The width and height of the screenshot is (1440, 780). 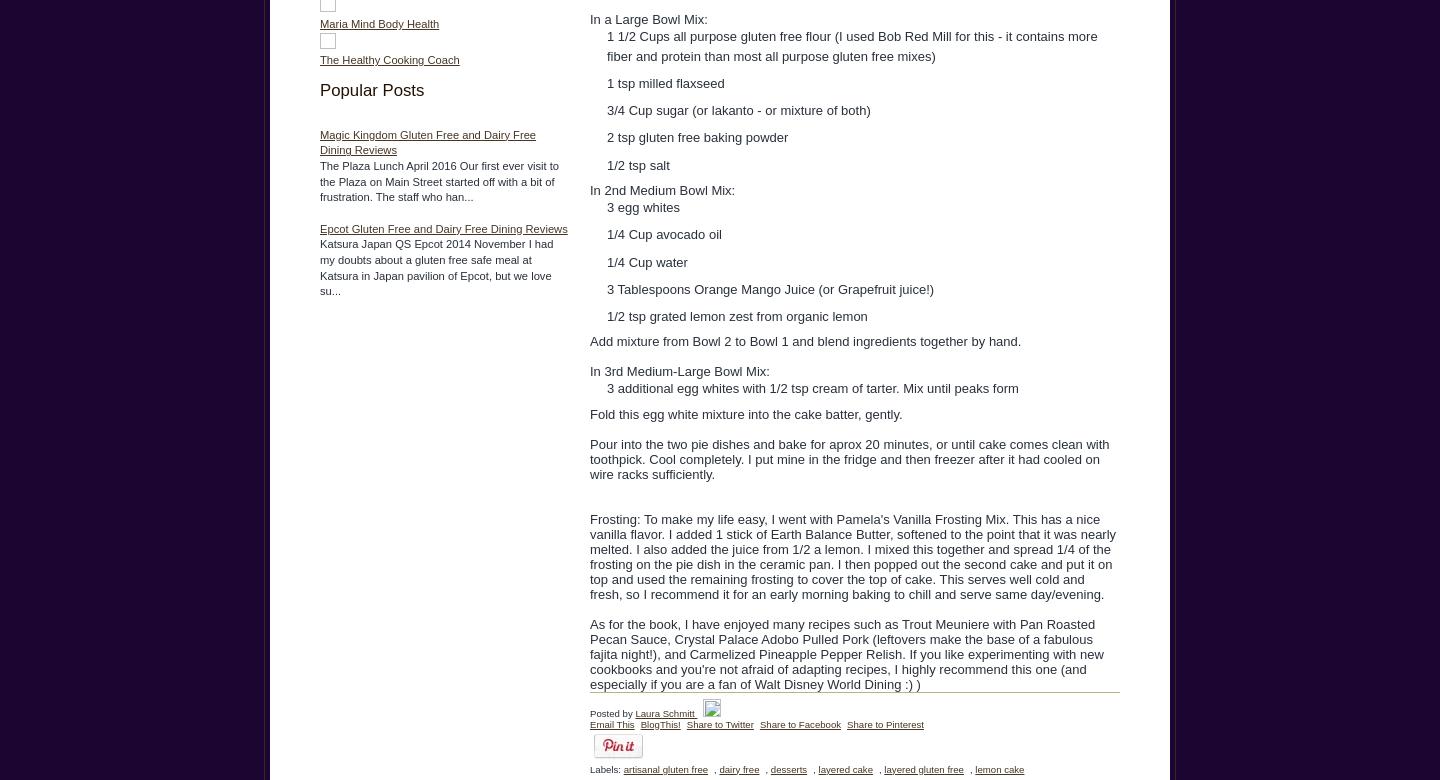 I want to click on 'Laura Schmitt', so click(x=634, y=711).